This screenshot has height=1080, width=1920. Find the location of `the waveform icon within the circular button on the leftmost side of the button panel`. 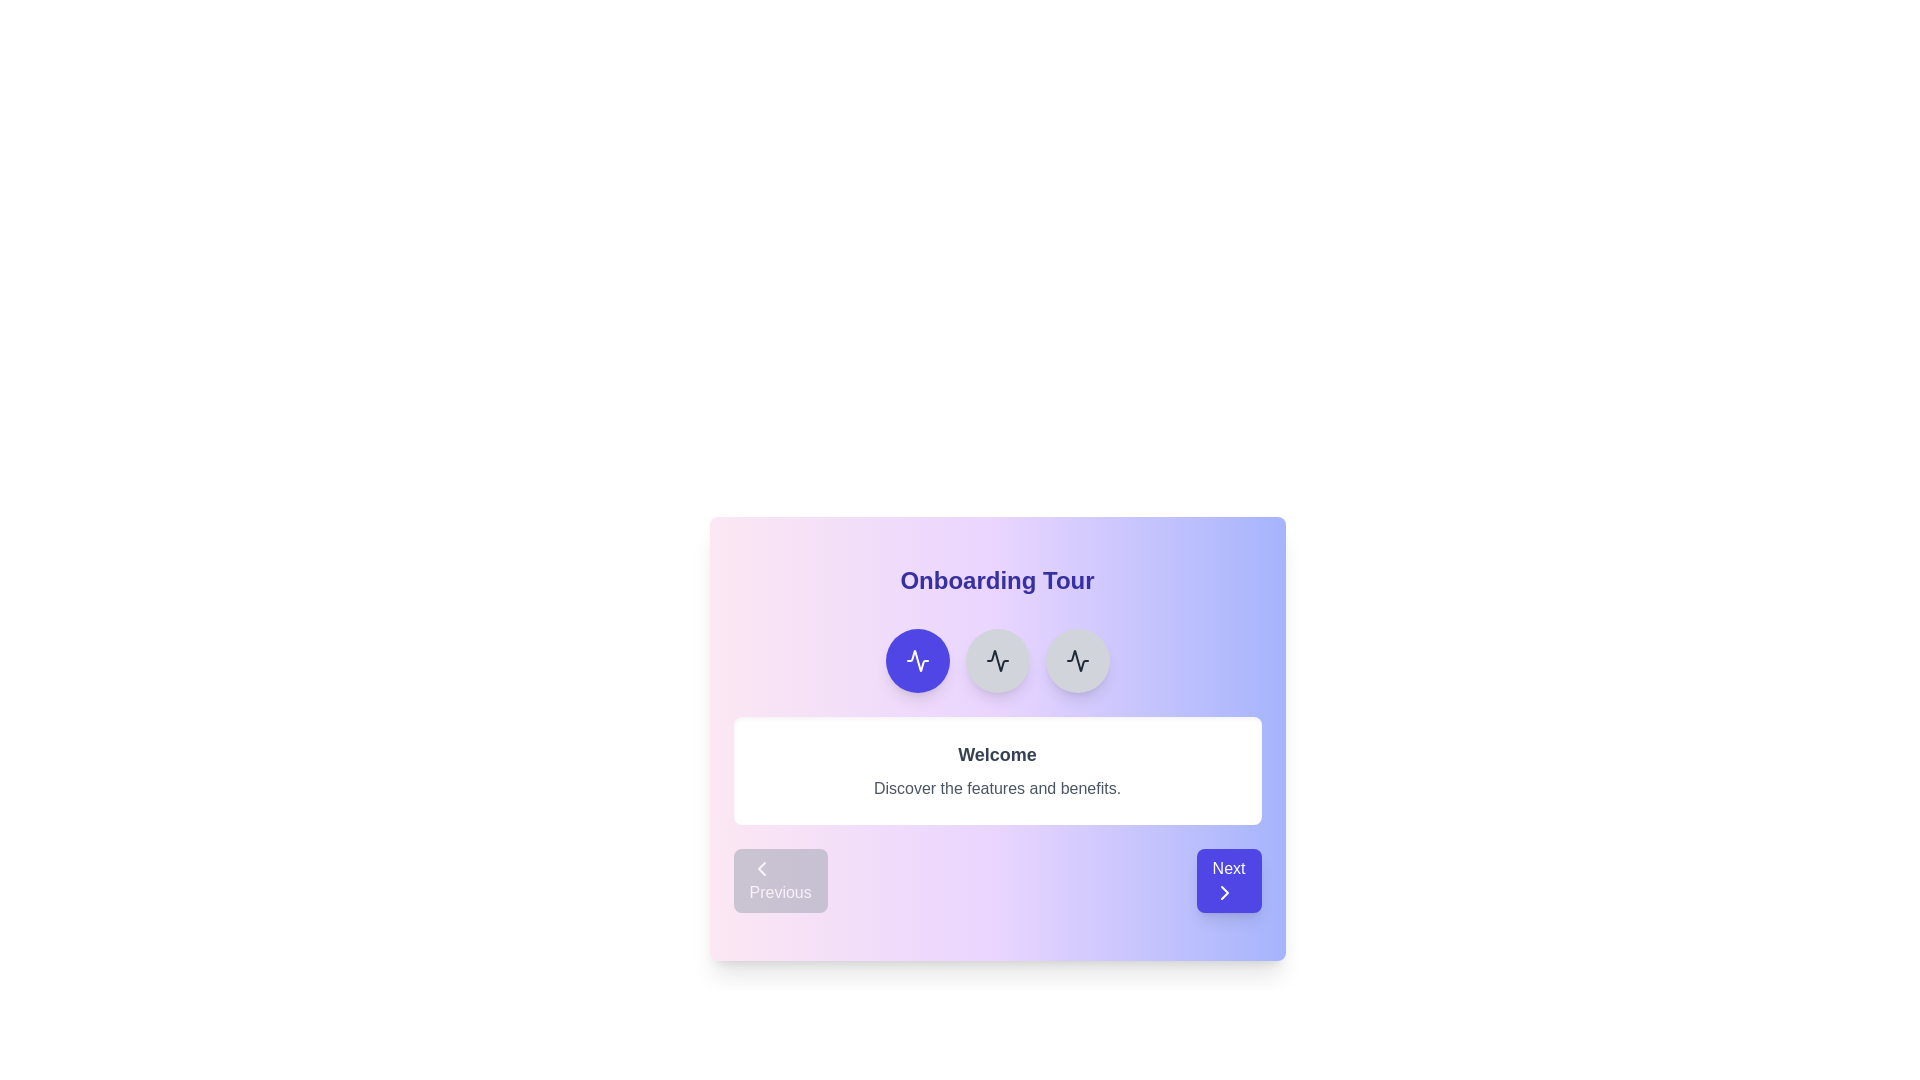

the waveform icon within the circular button on the leftmost side of the button panel is located at coordinates (916, 660).